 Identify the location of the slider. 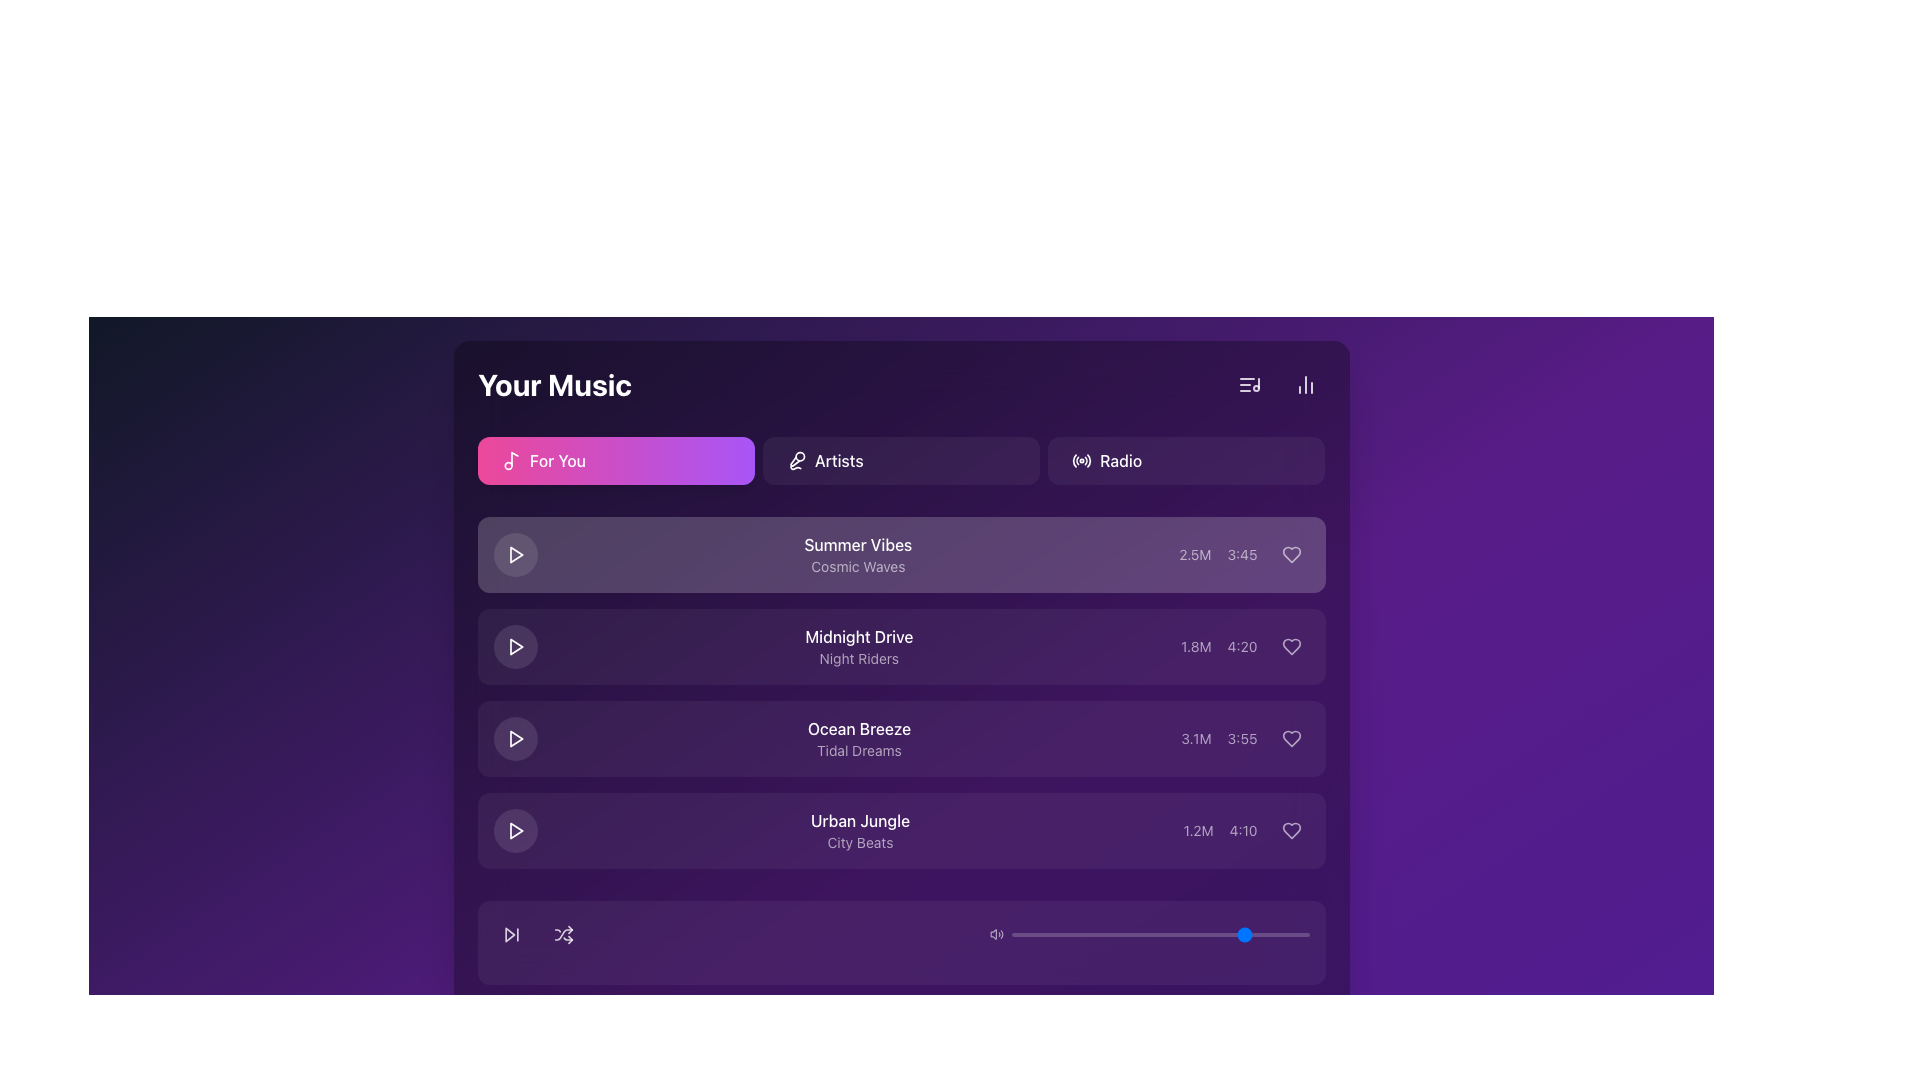
(1012, 934).